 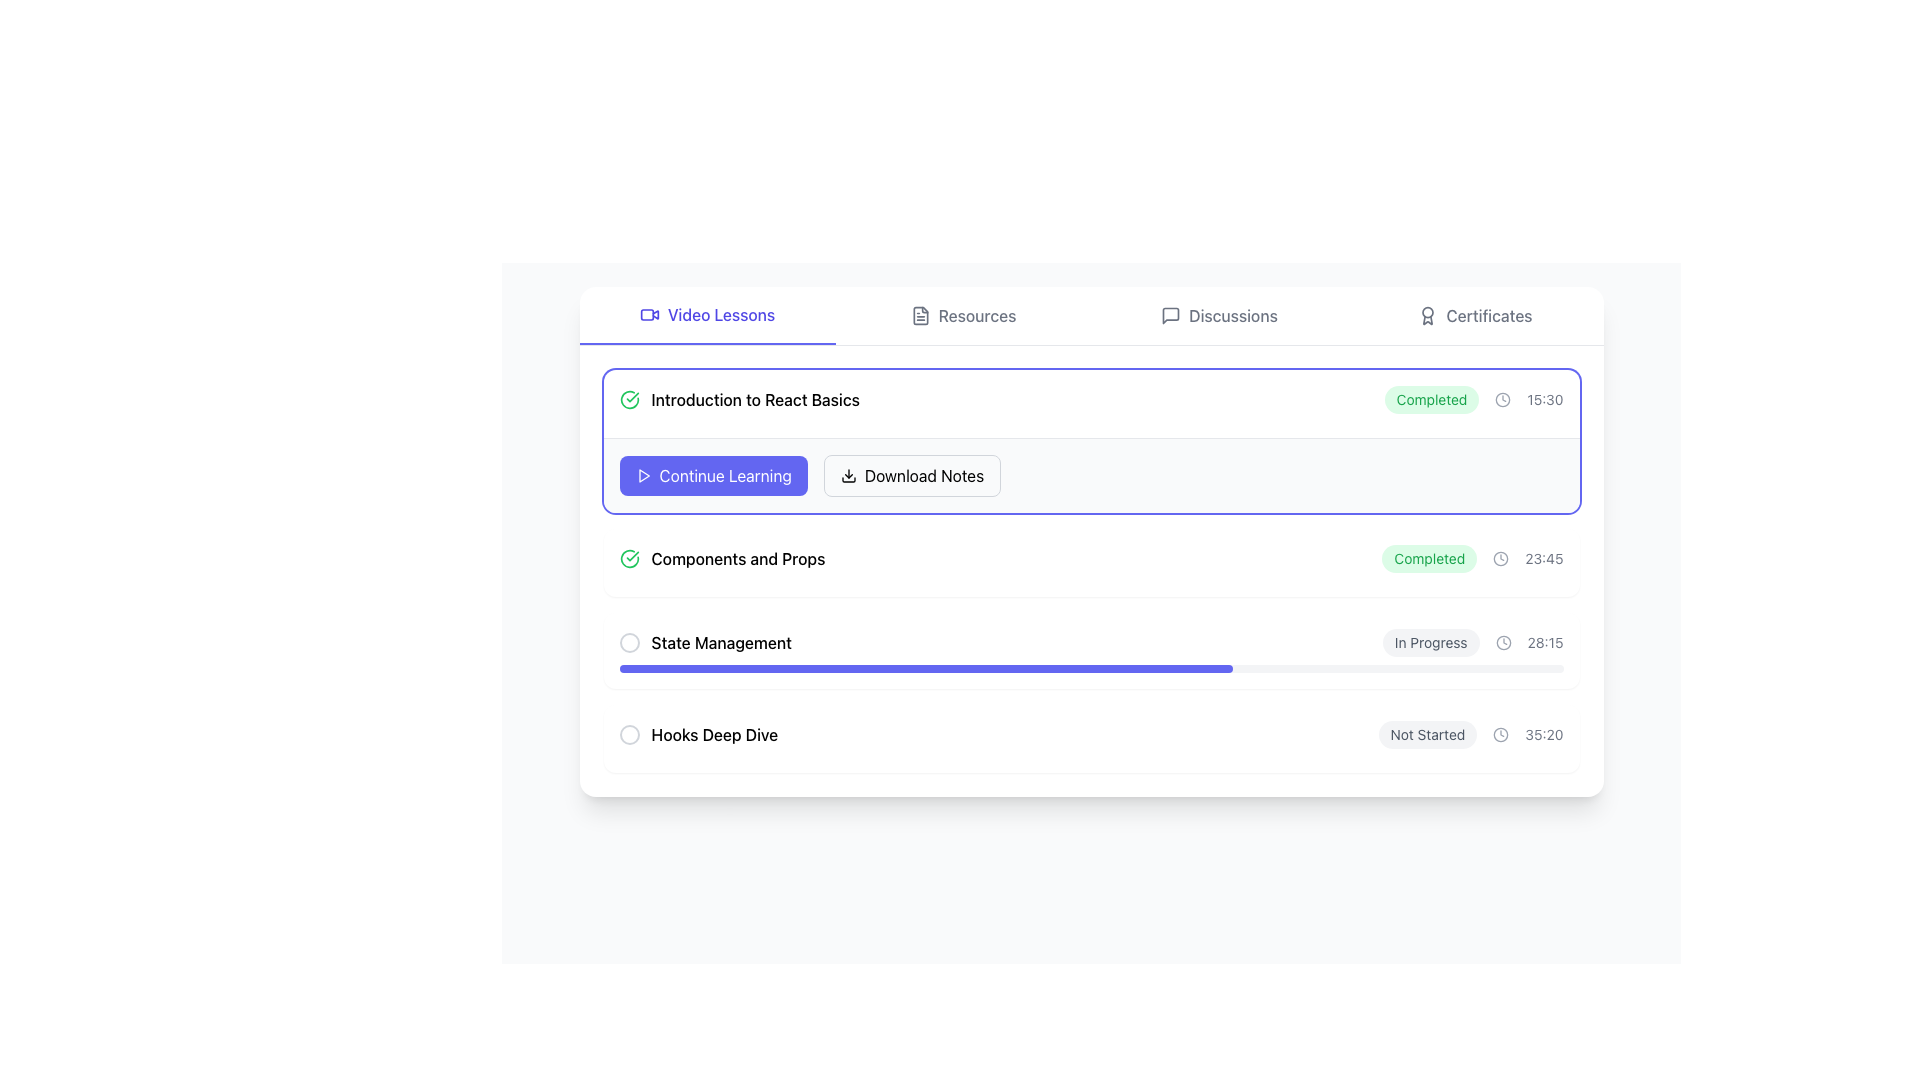 I want to click on the circular element at a specified angle 172 (in degrees) from the positive x-axis, so click(x=1502, y=744).